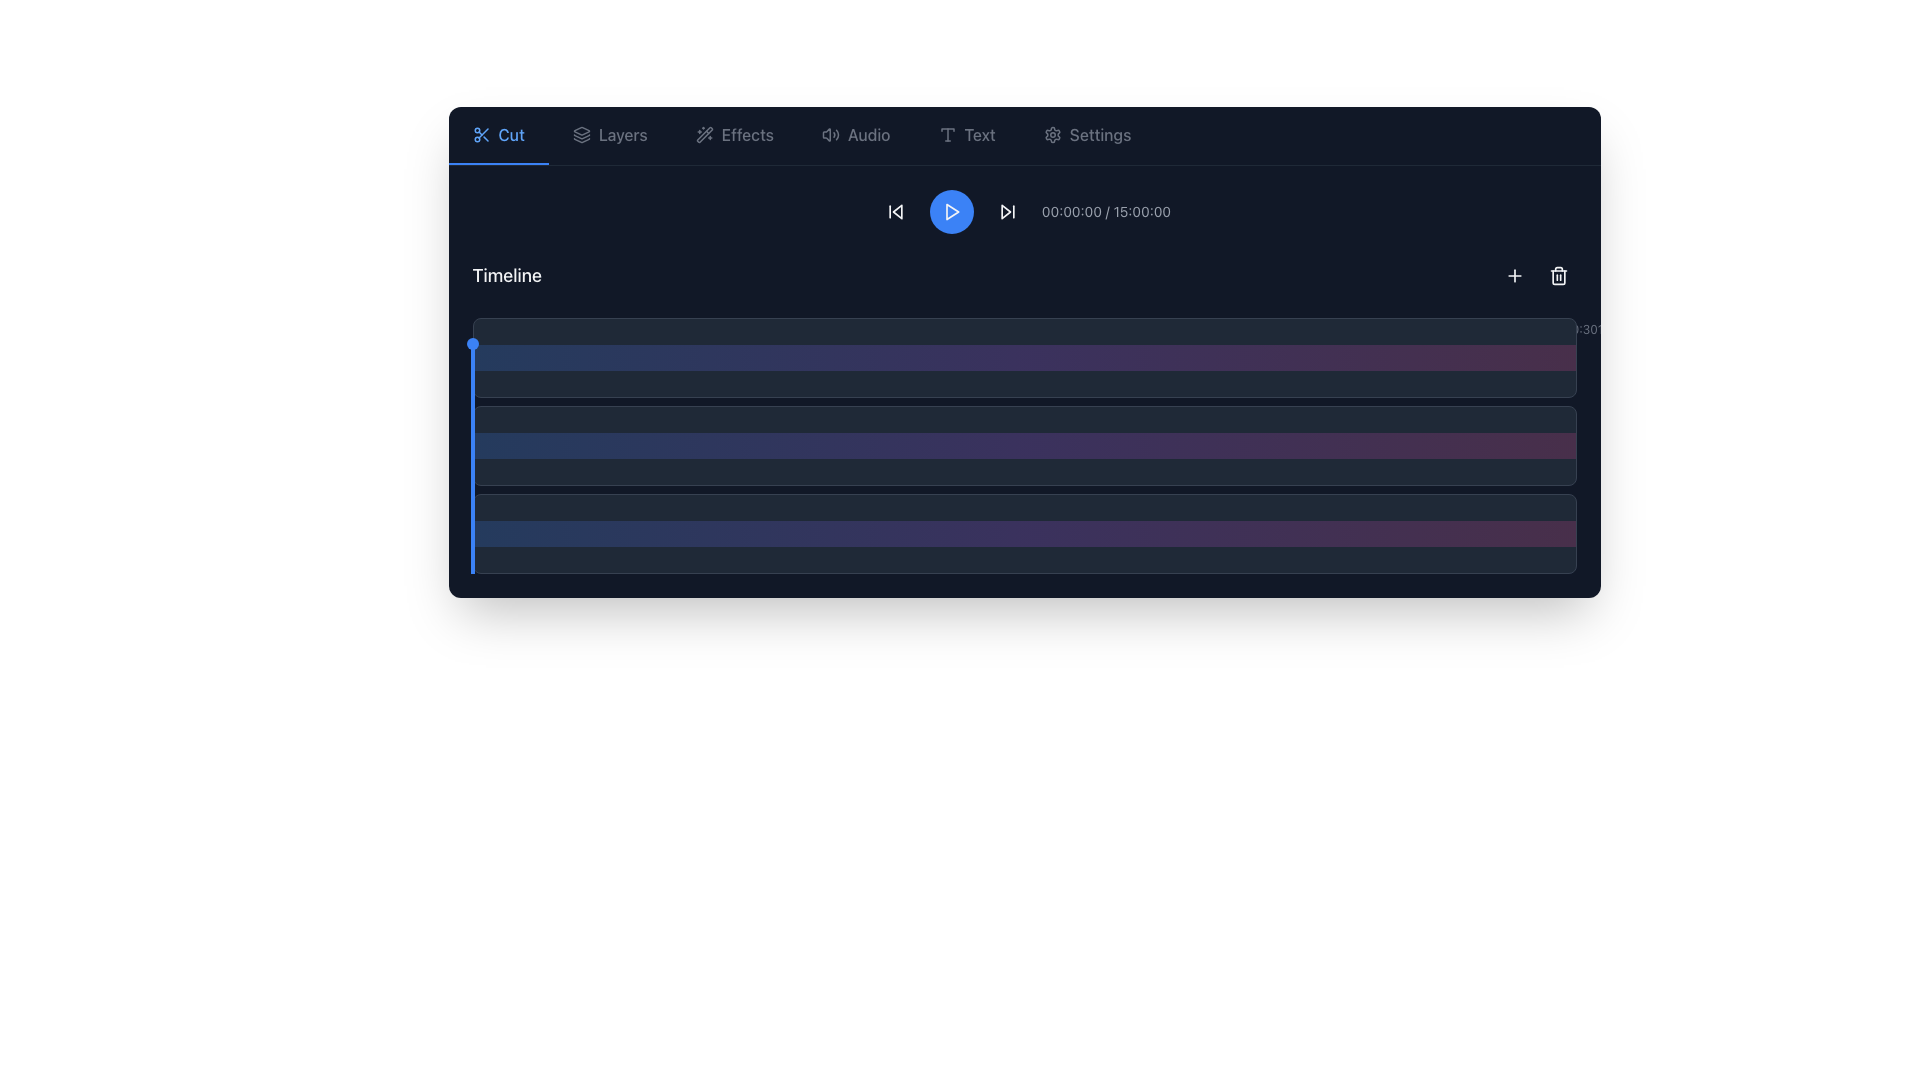 The width and height of the screenshot is (1920, 1080). What do you see at coordinates (609, 135) in the screenshot?
I see `the button labeled 'Layers' with a dark background and light gray text` at bounding box center [609, 135].